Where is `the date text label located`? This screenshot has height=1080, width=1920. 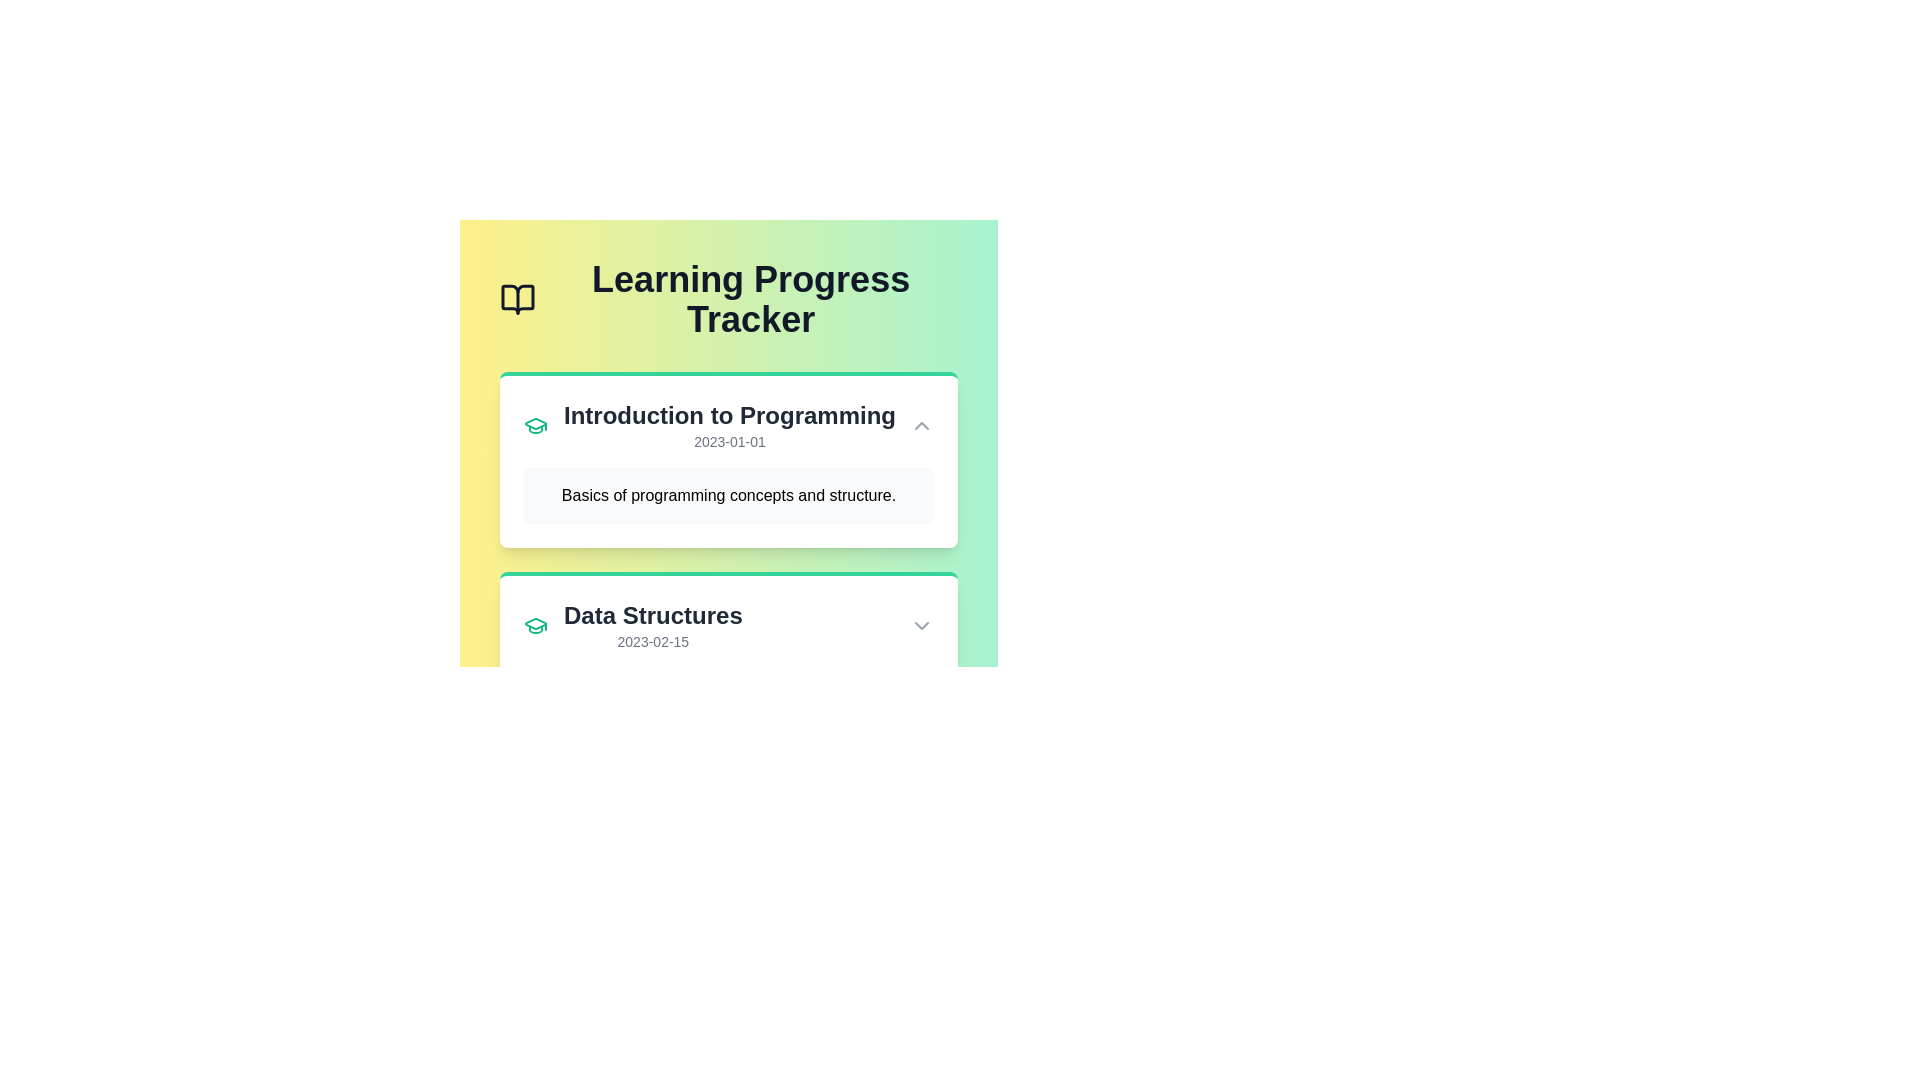
the date text label located is located at coordinates (728, 441).